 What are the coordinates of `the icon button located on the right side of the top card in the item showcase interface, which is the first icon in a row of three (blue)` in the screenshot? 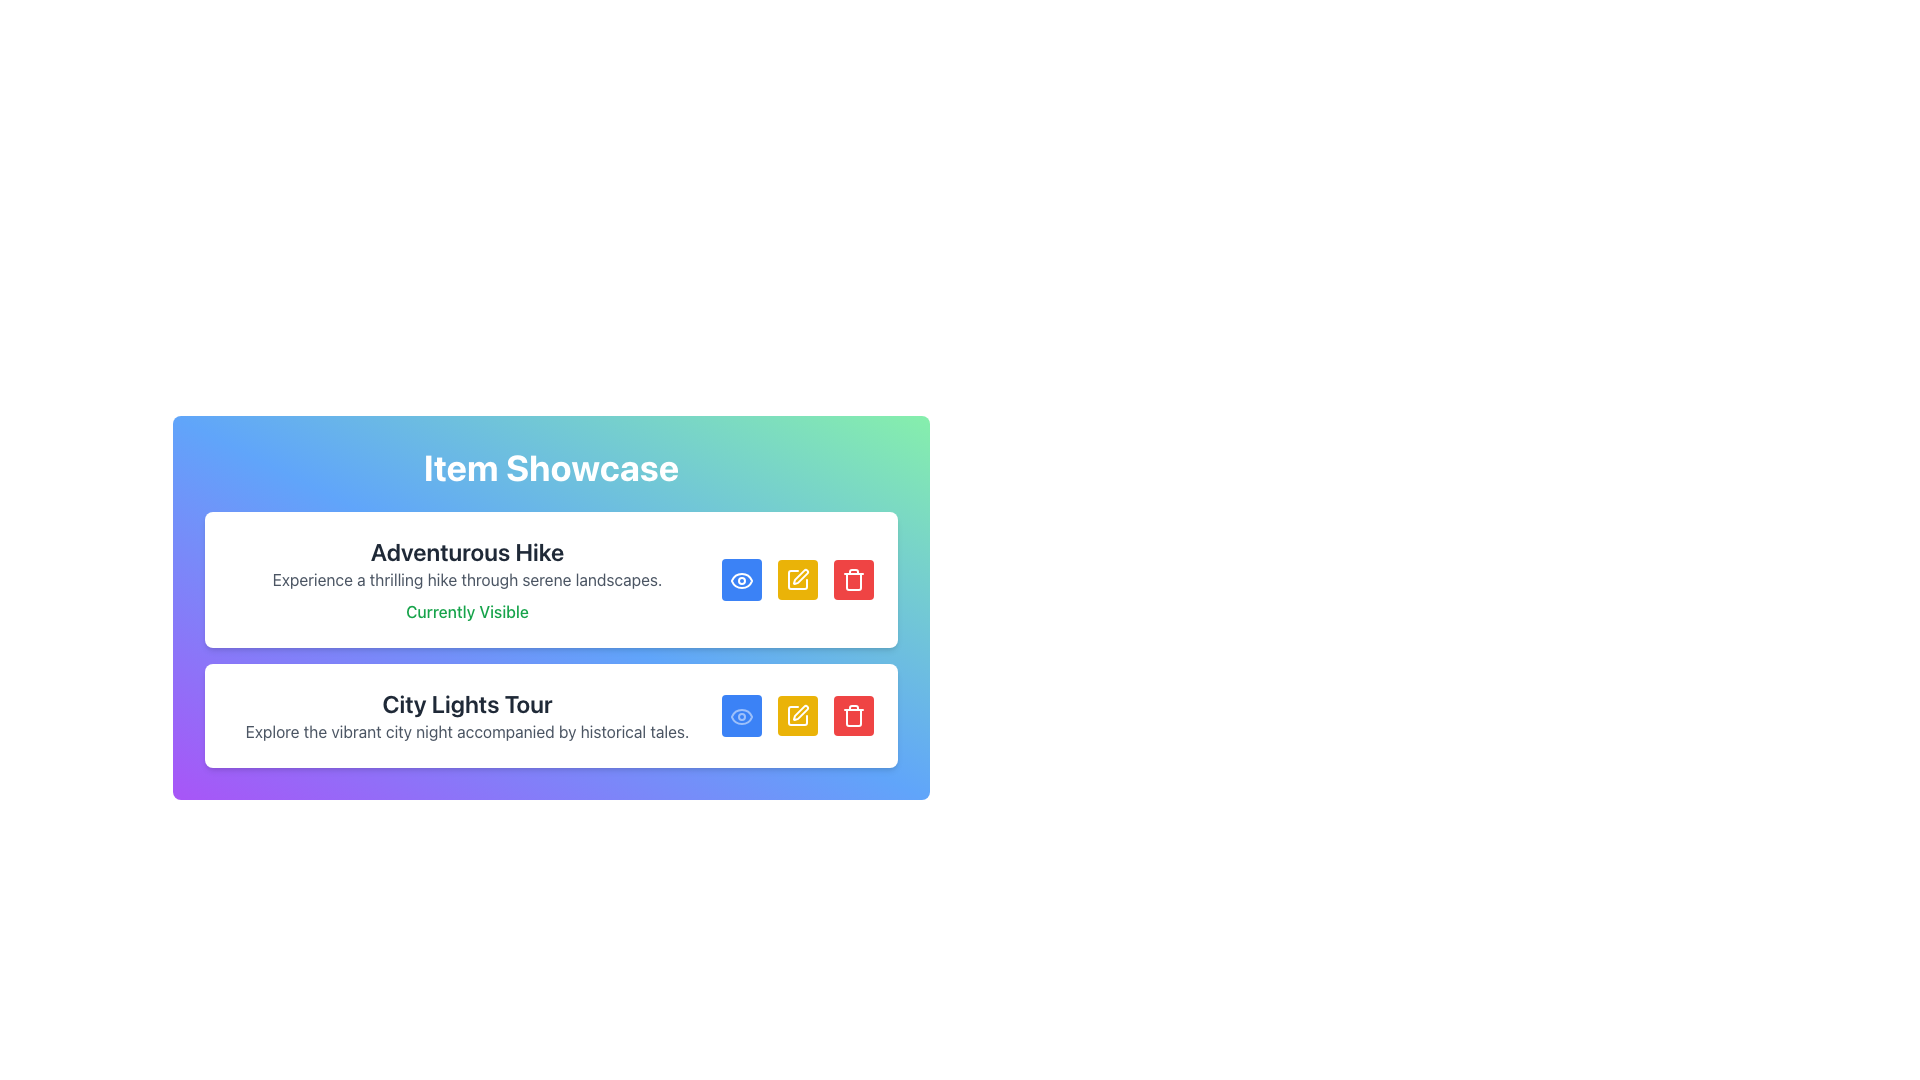 It's located at (741, 579).